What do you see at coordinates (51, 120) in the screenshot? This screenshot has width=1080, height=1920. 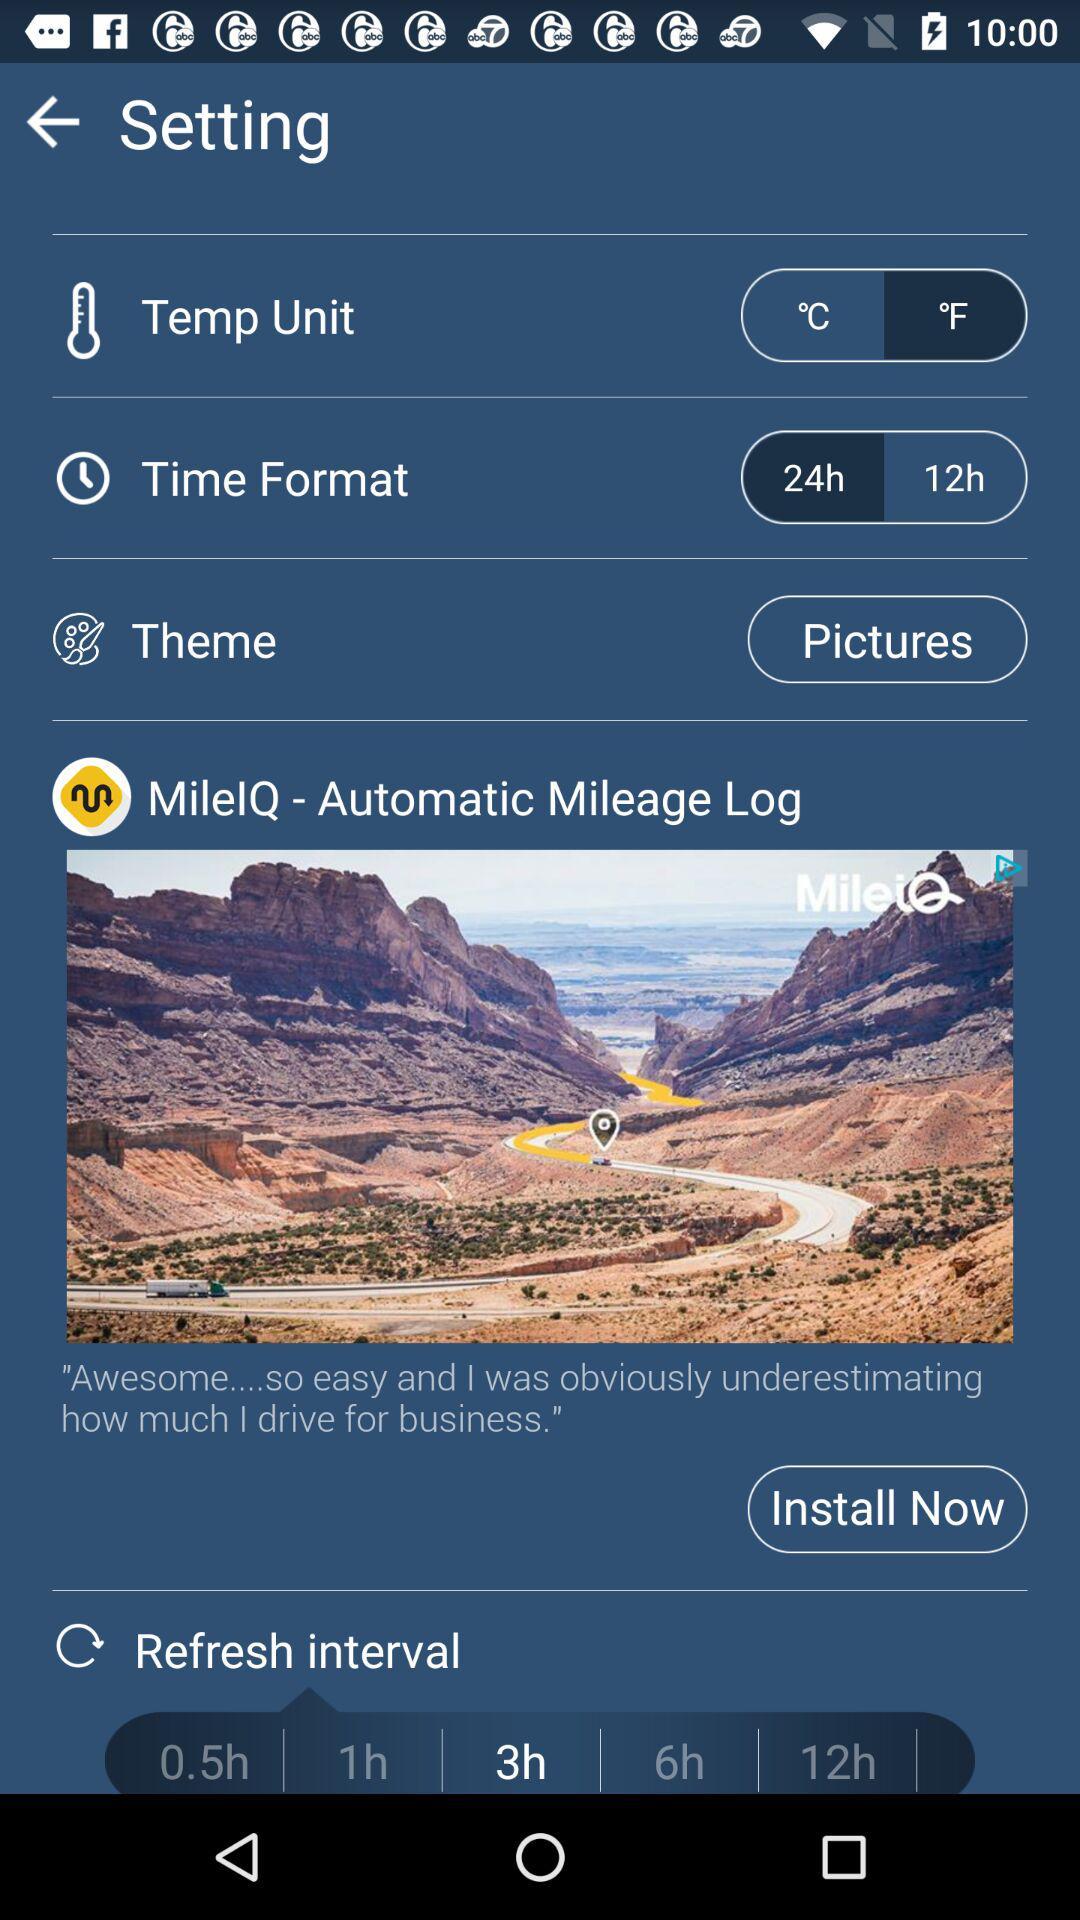 I see `go back` at bounding box center [51, 120].